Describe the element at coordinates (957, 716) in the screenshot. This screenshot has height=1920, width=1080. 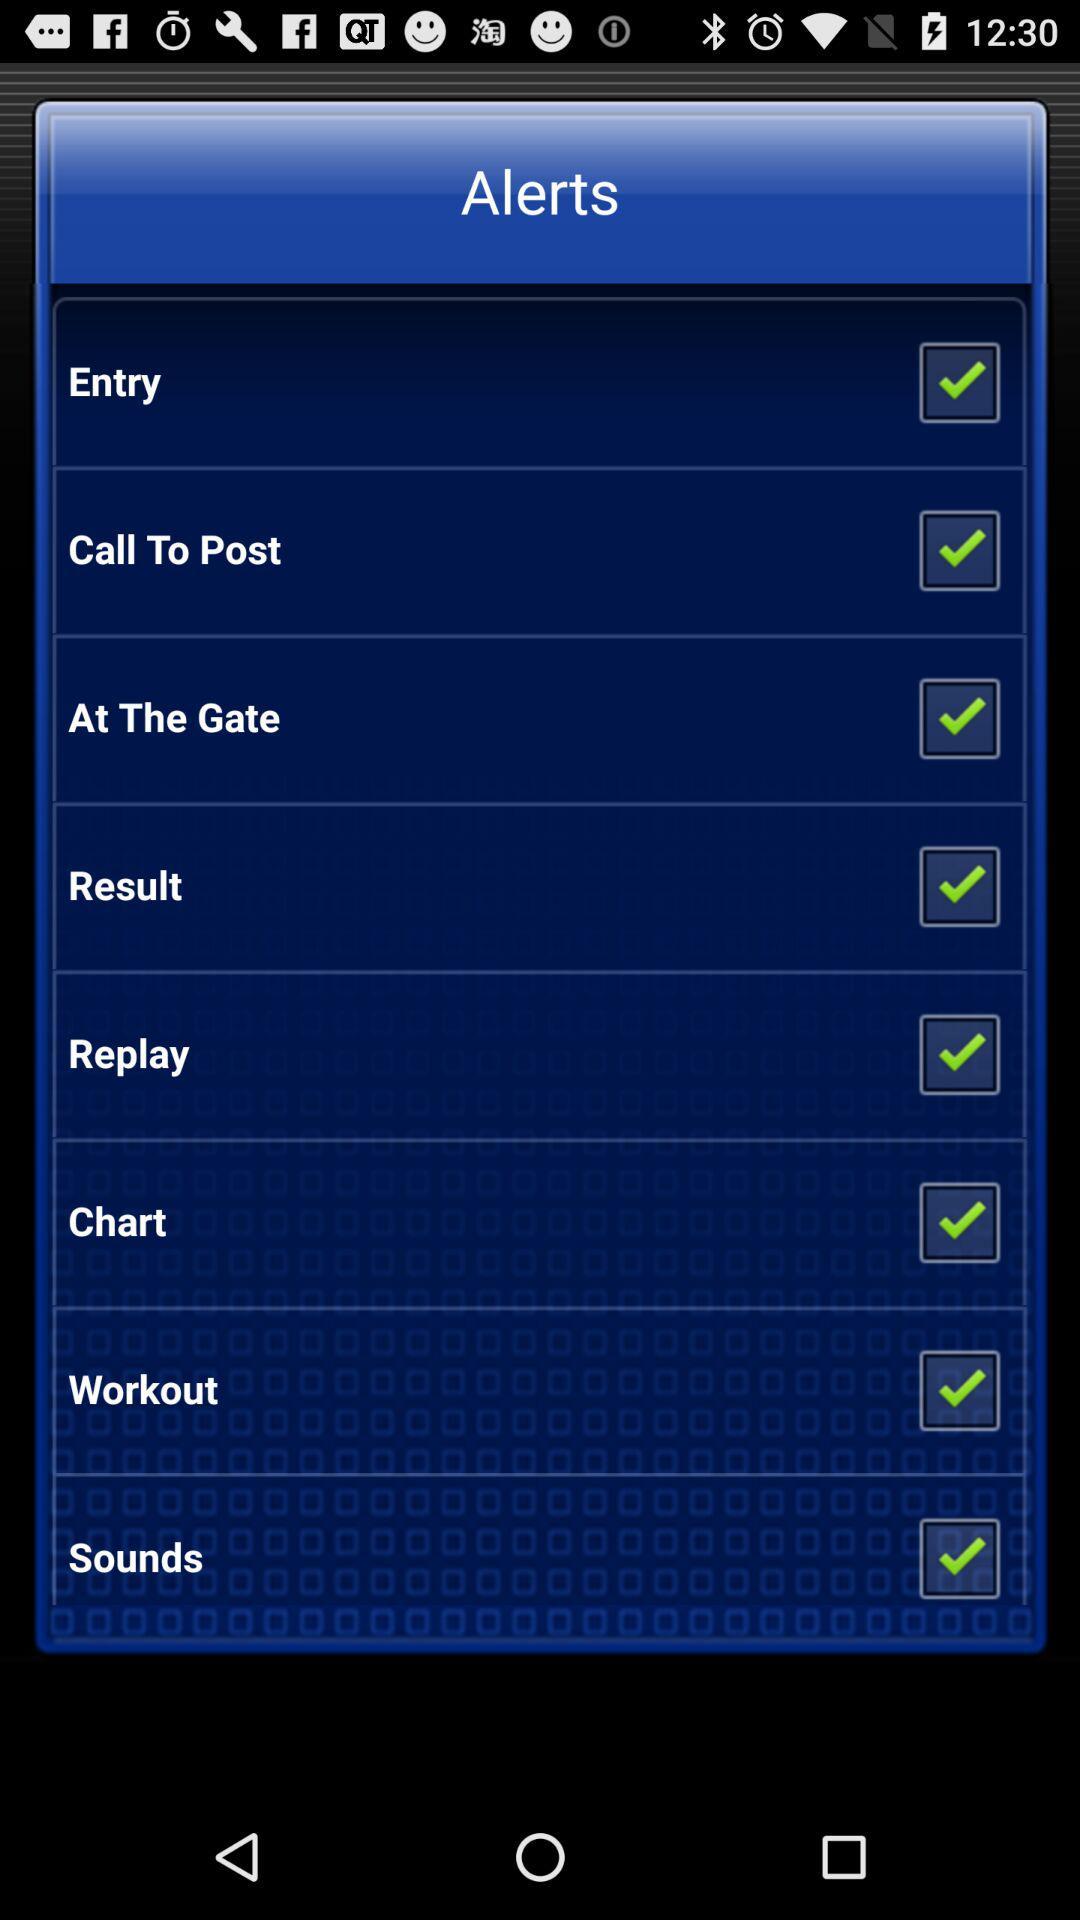
I see `the icon to the right of at the gate app` at that location.